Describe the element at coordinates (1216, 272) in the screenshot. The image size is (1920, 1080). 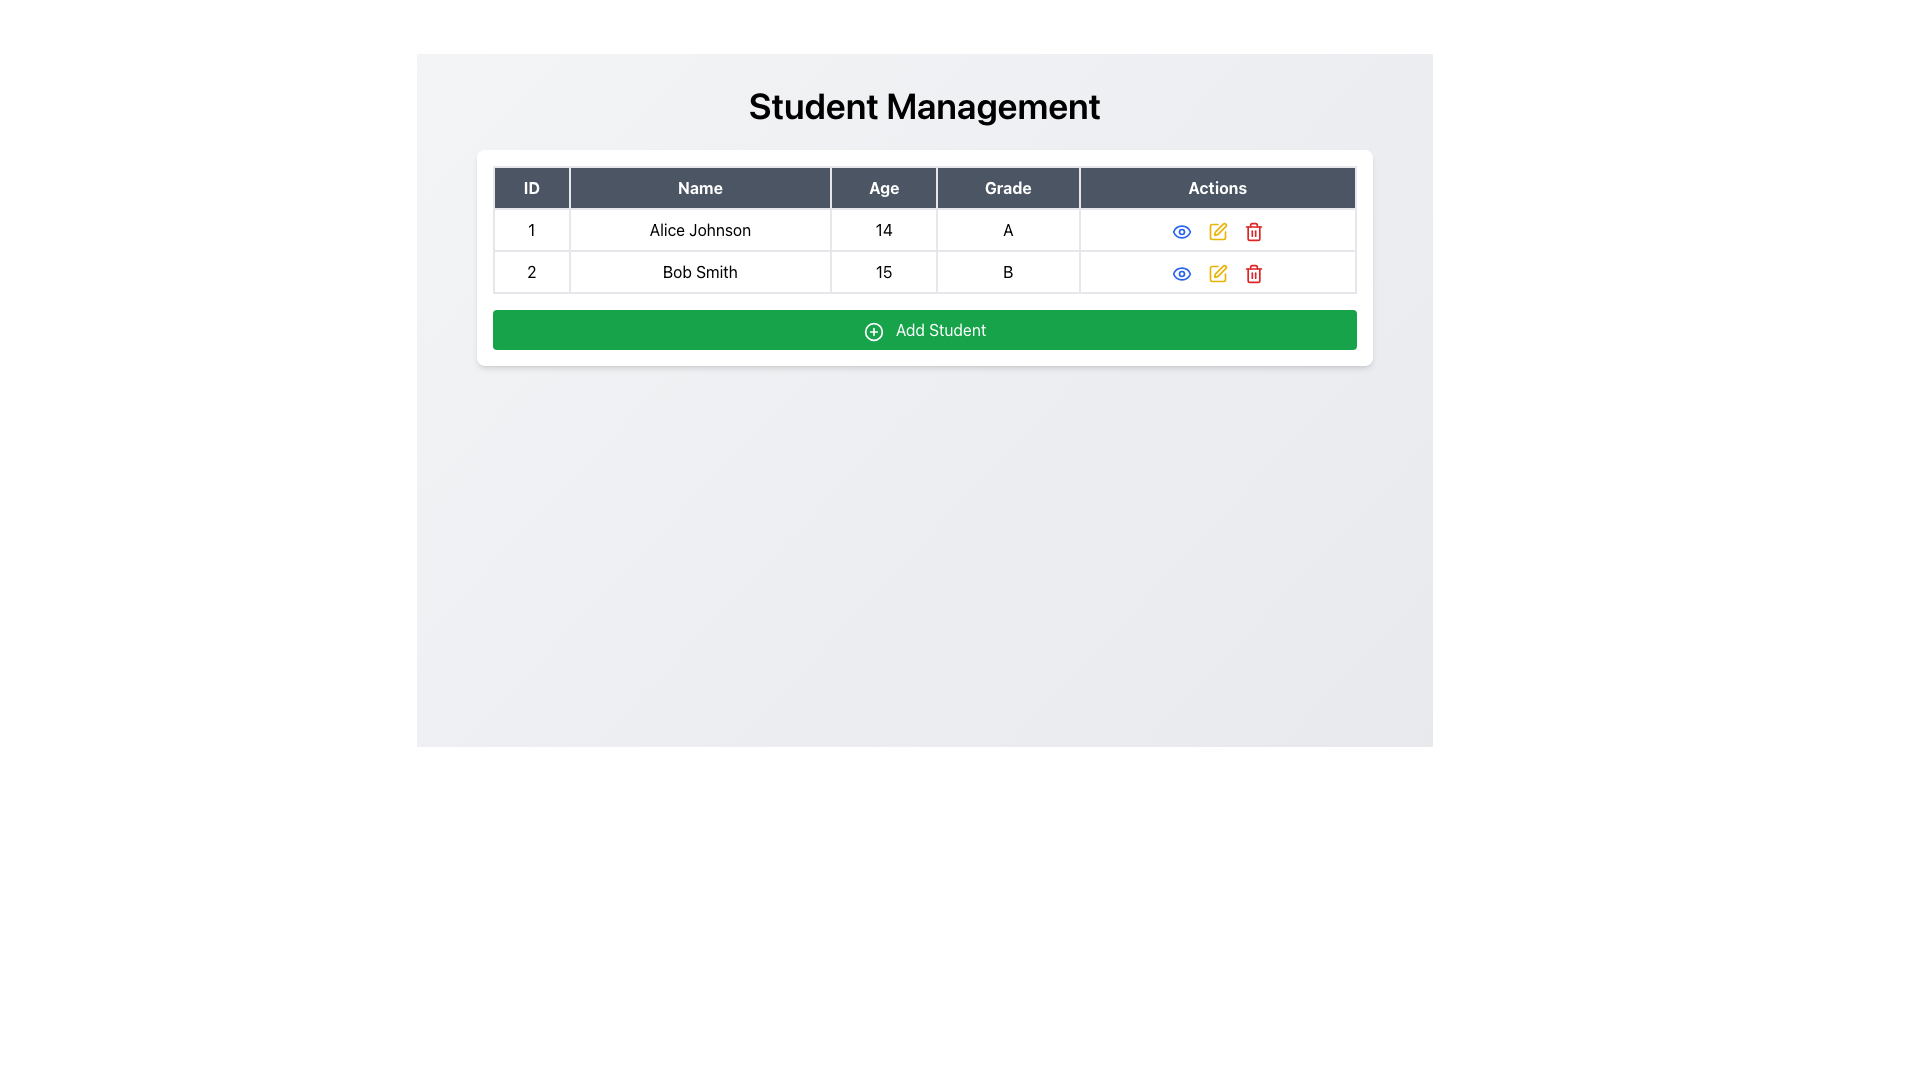
I see `the yellow pen-shaped icon in the 'Actions' column` at that location.